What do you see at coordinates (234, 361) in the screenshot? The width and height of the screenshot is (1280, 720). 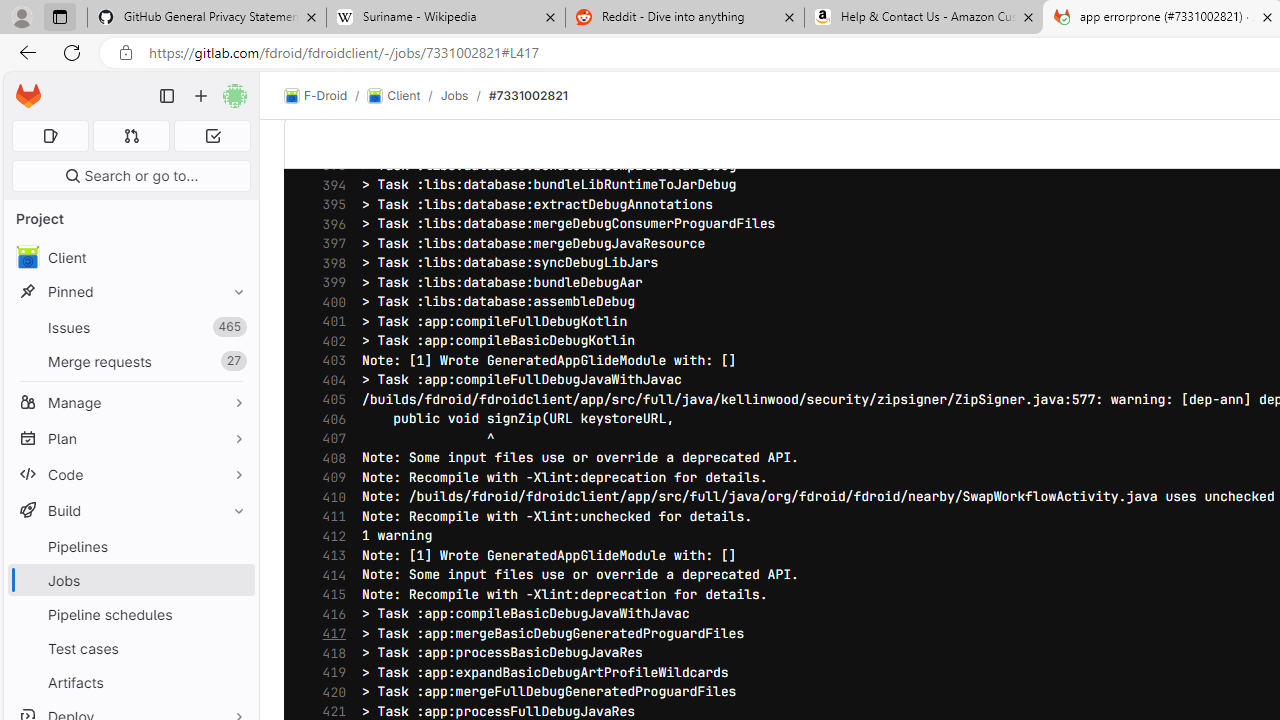 I see `'Unpin Merge requests'` at bounding box center [234, 361].